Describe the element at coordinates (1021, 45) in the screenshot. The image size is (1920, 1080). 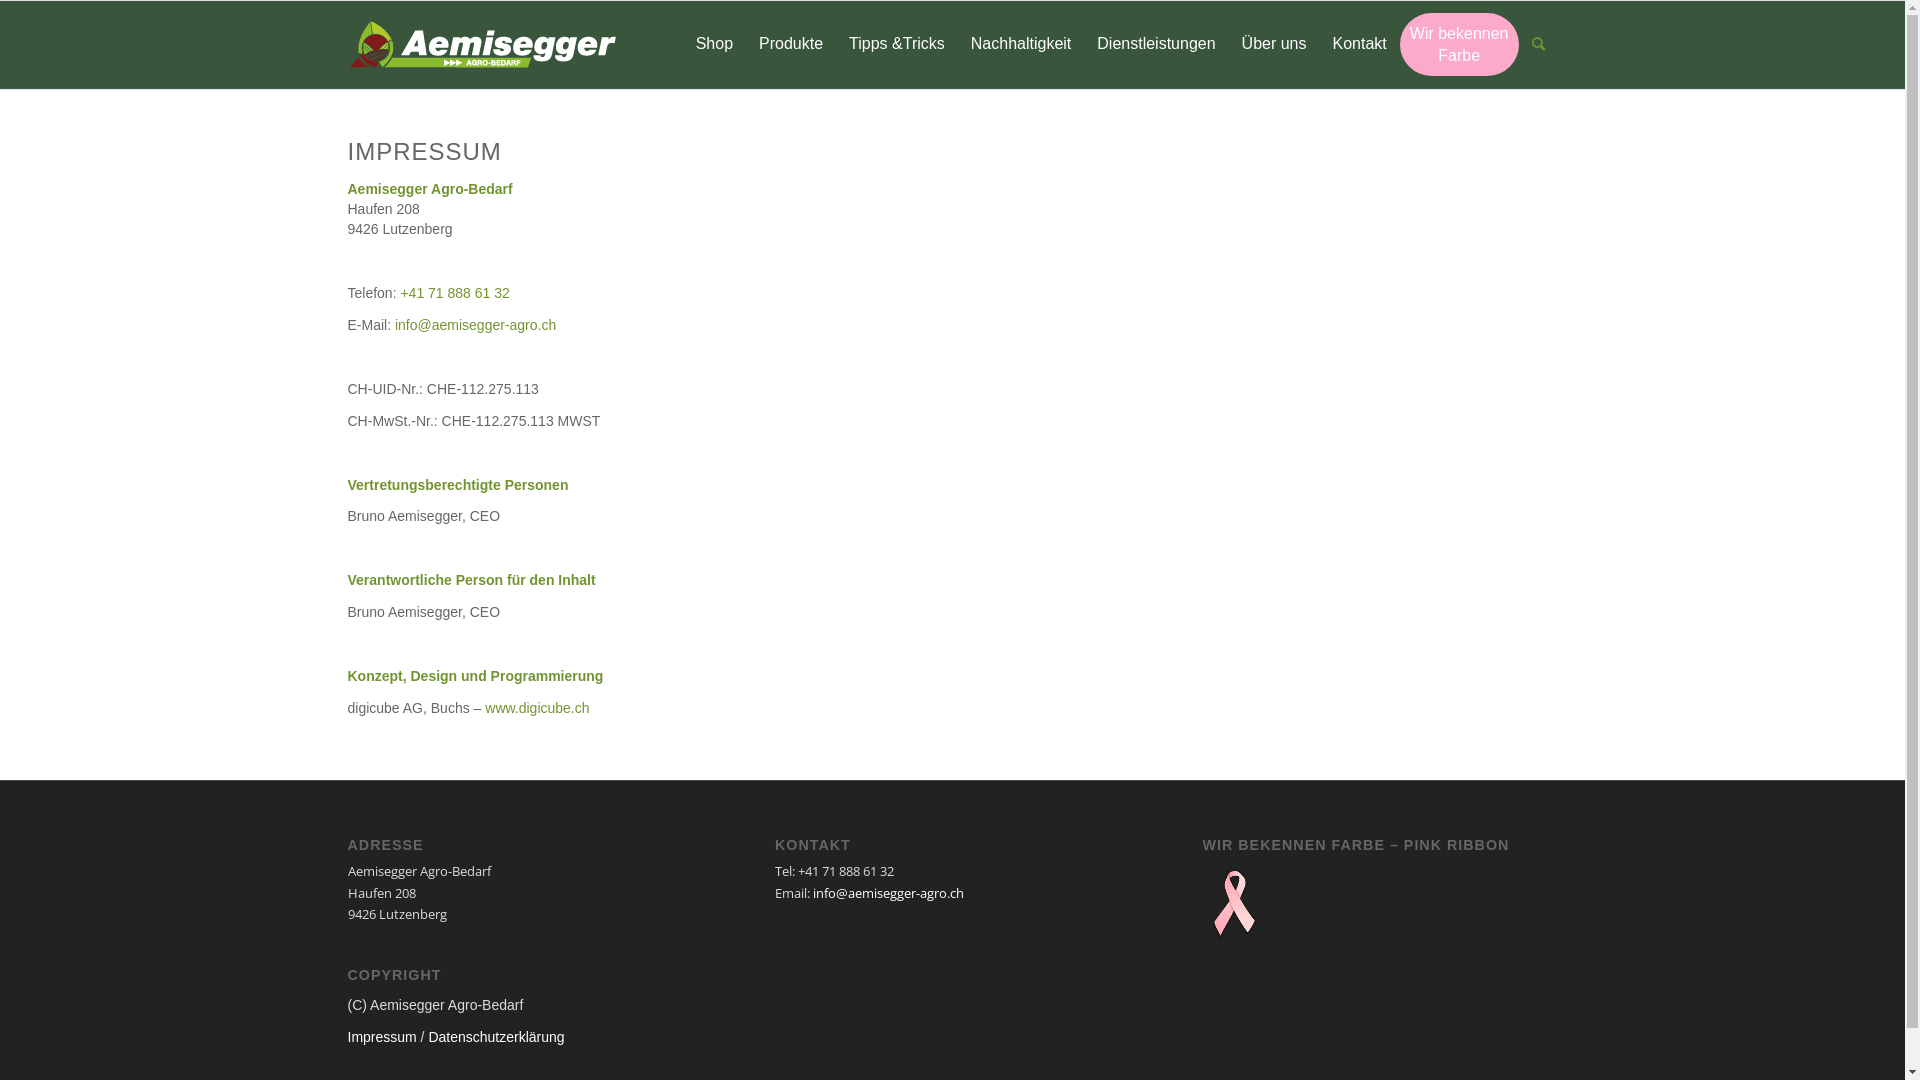
I see `'Nachhaltigkeit'` at that location.